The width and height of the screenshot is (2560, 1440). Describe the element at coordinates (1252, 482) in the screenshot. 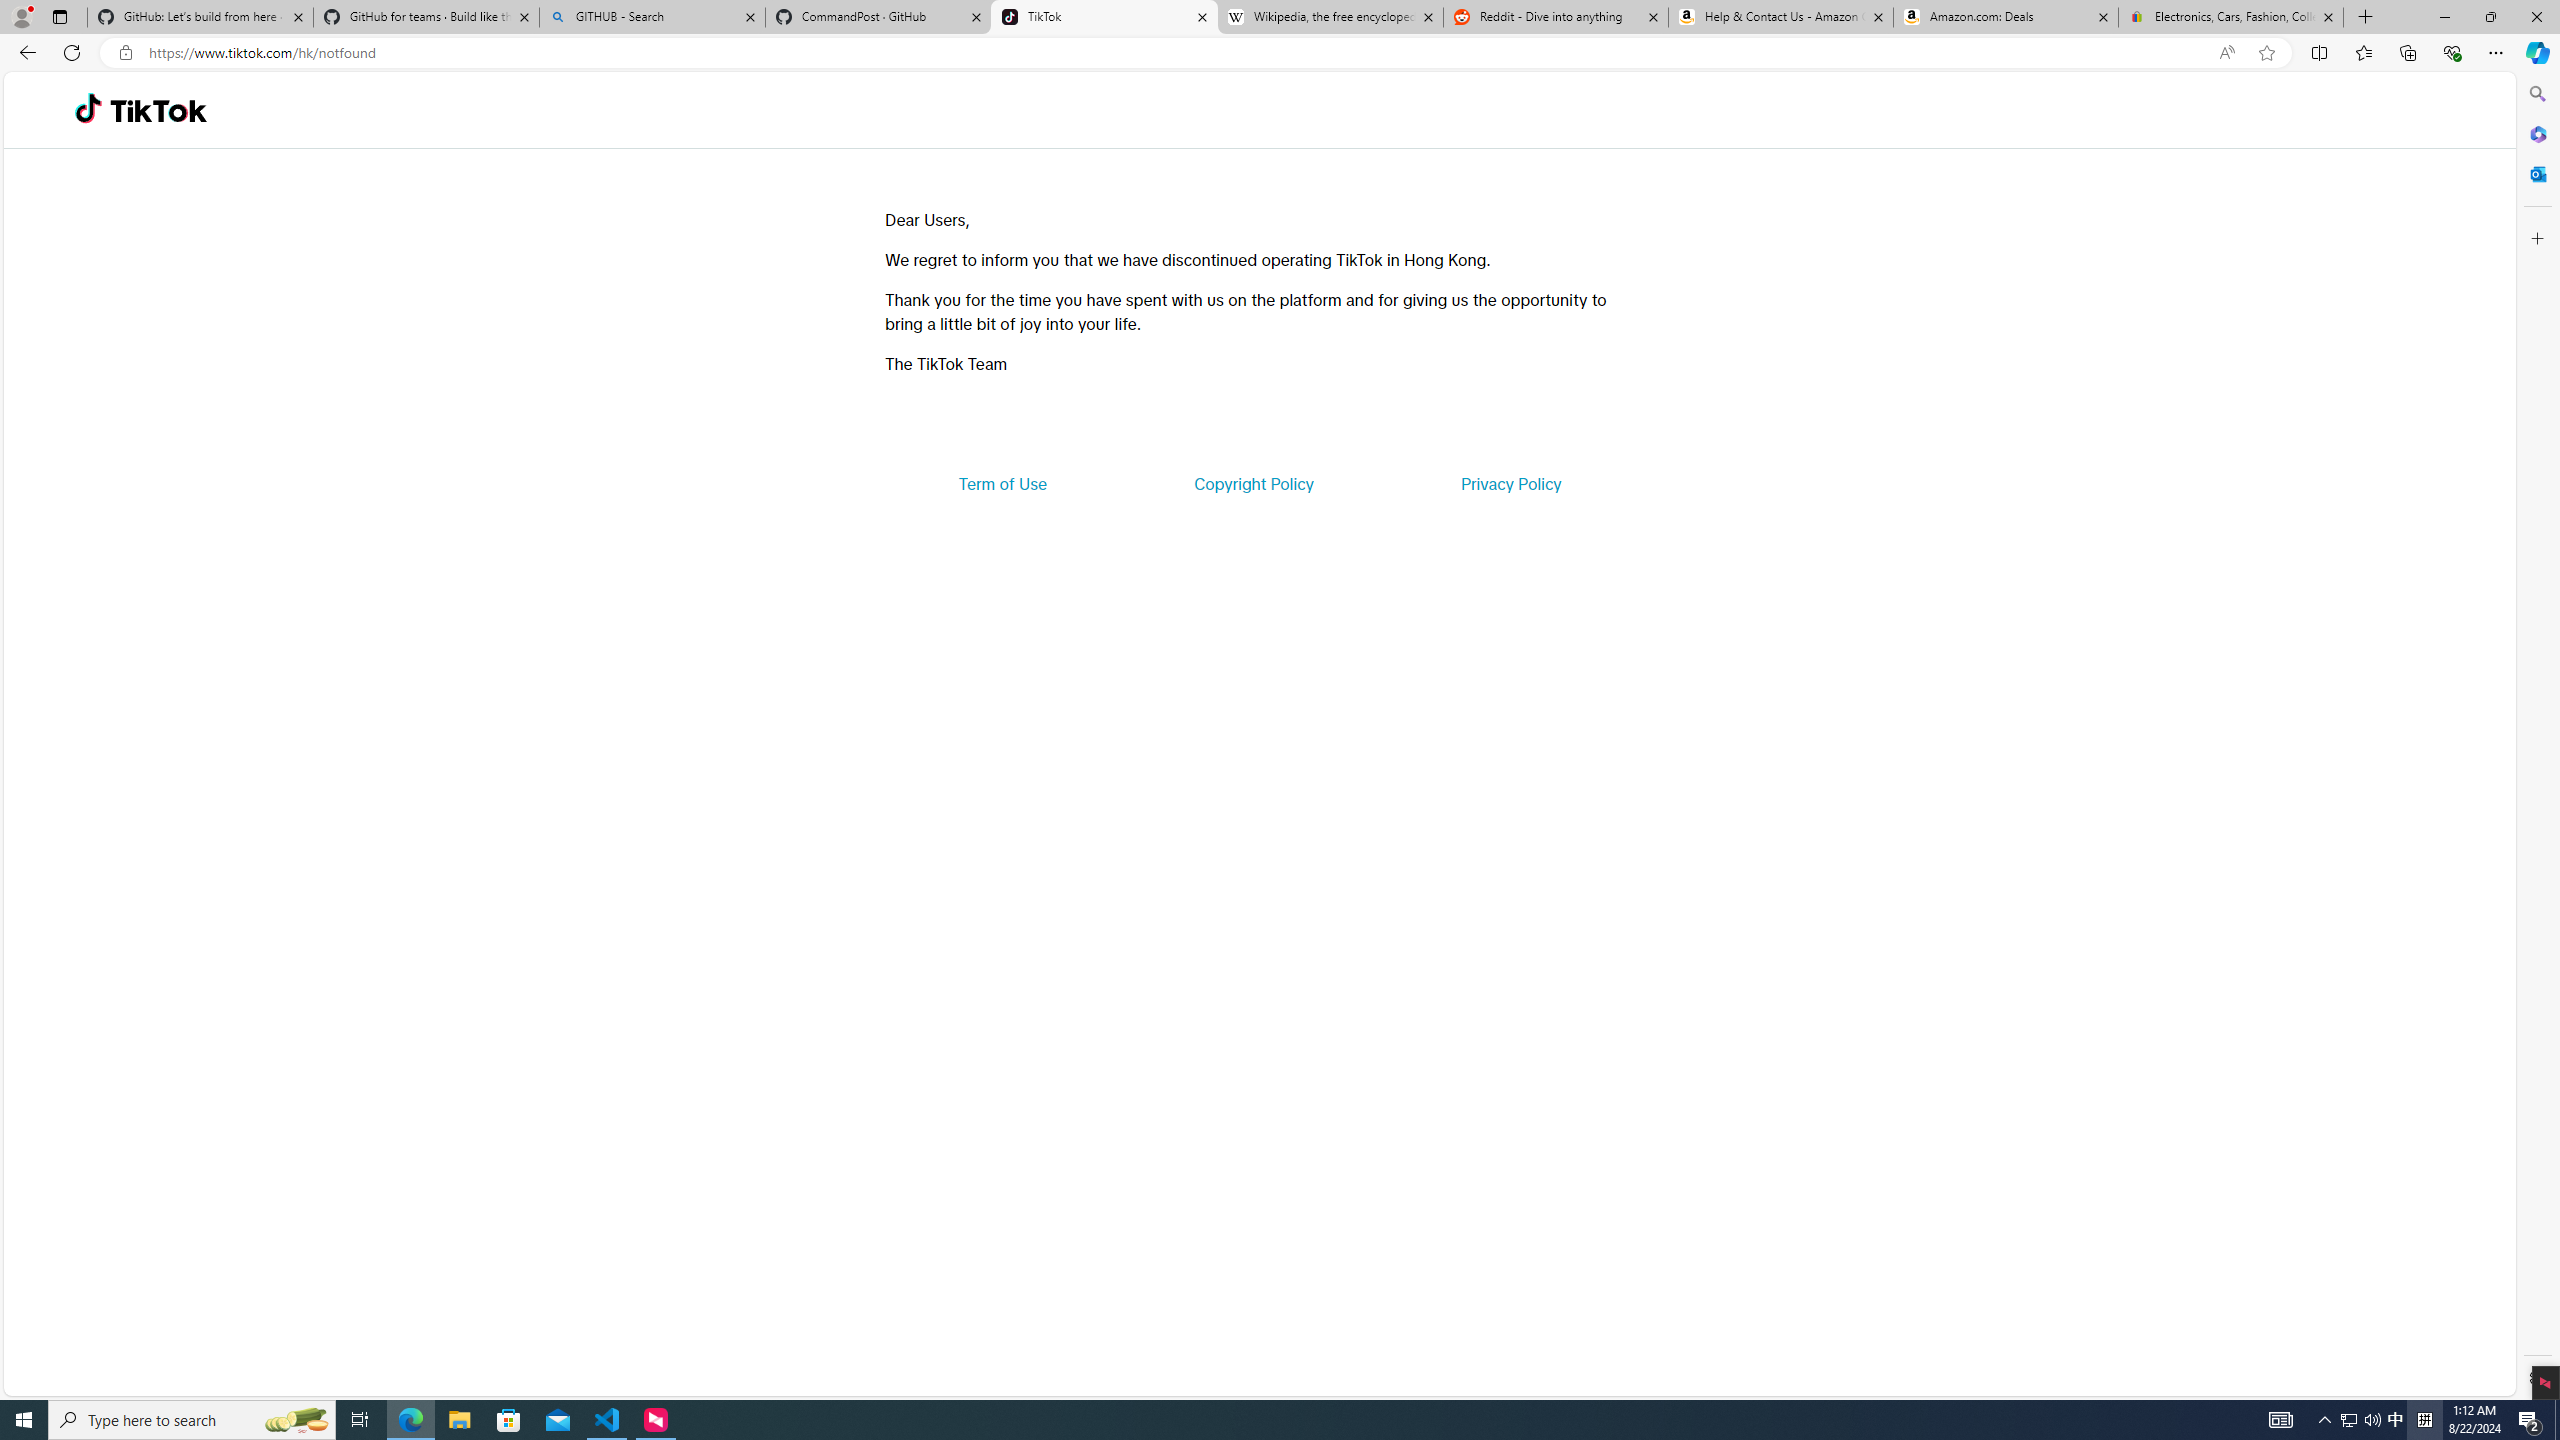

I see `'Copyright Policy'` at that location.